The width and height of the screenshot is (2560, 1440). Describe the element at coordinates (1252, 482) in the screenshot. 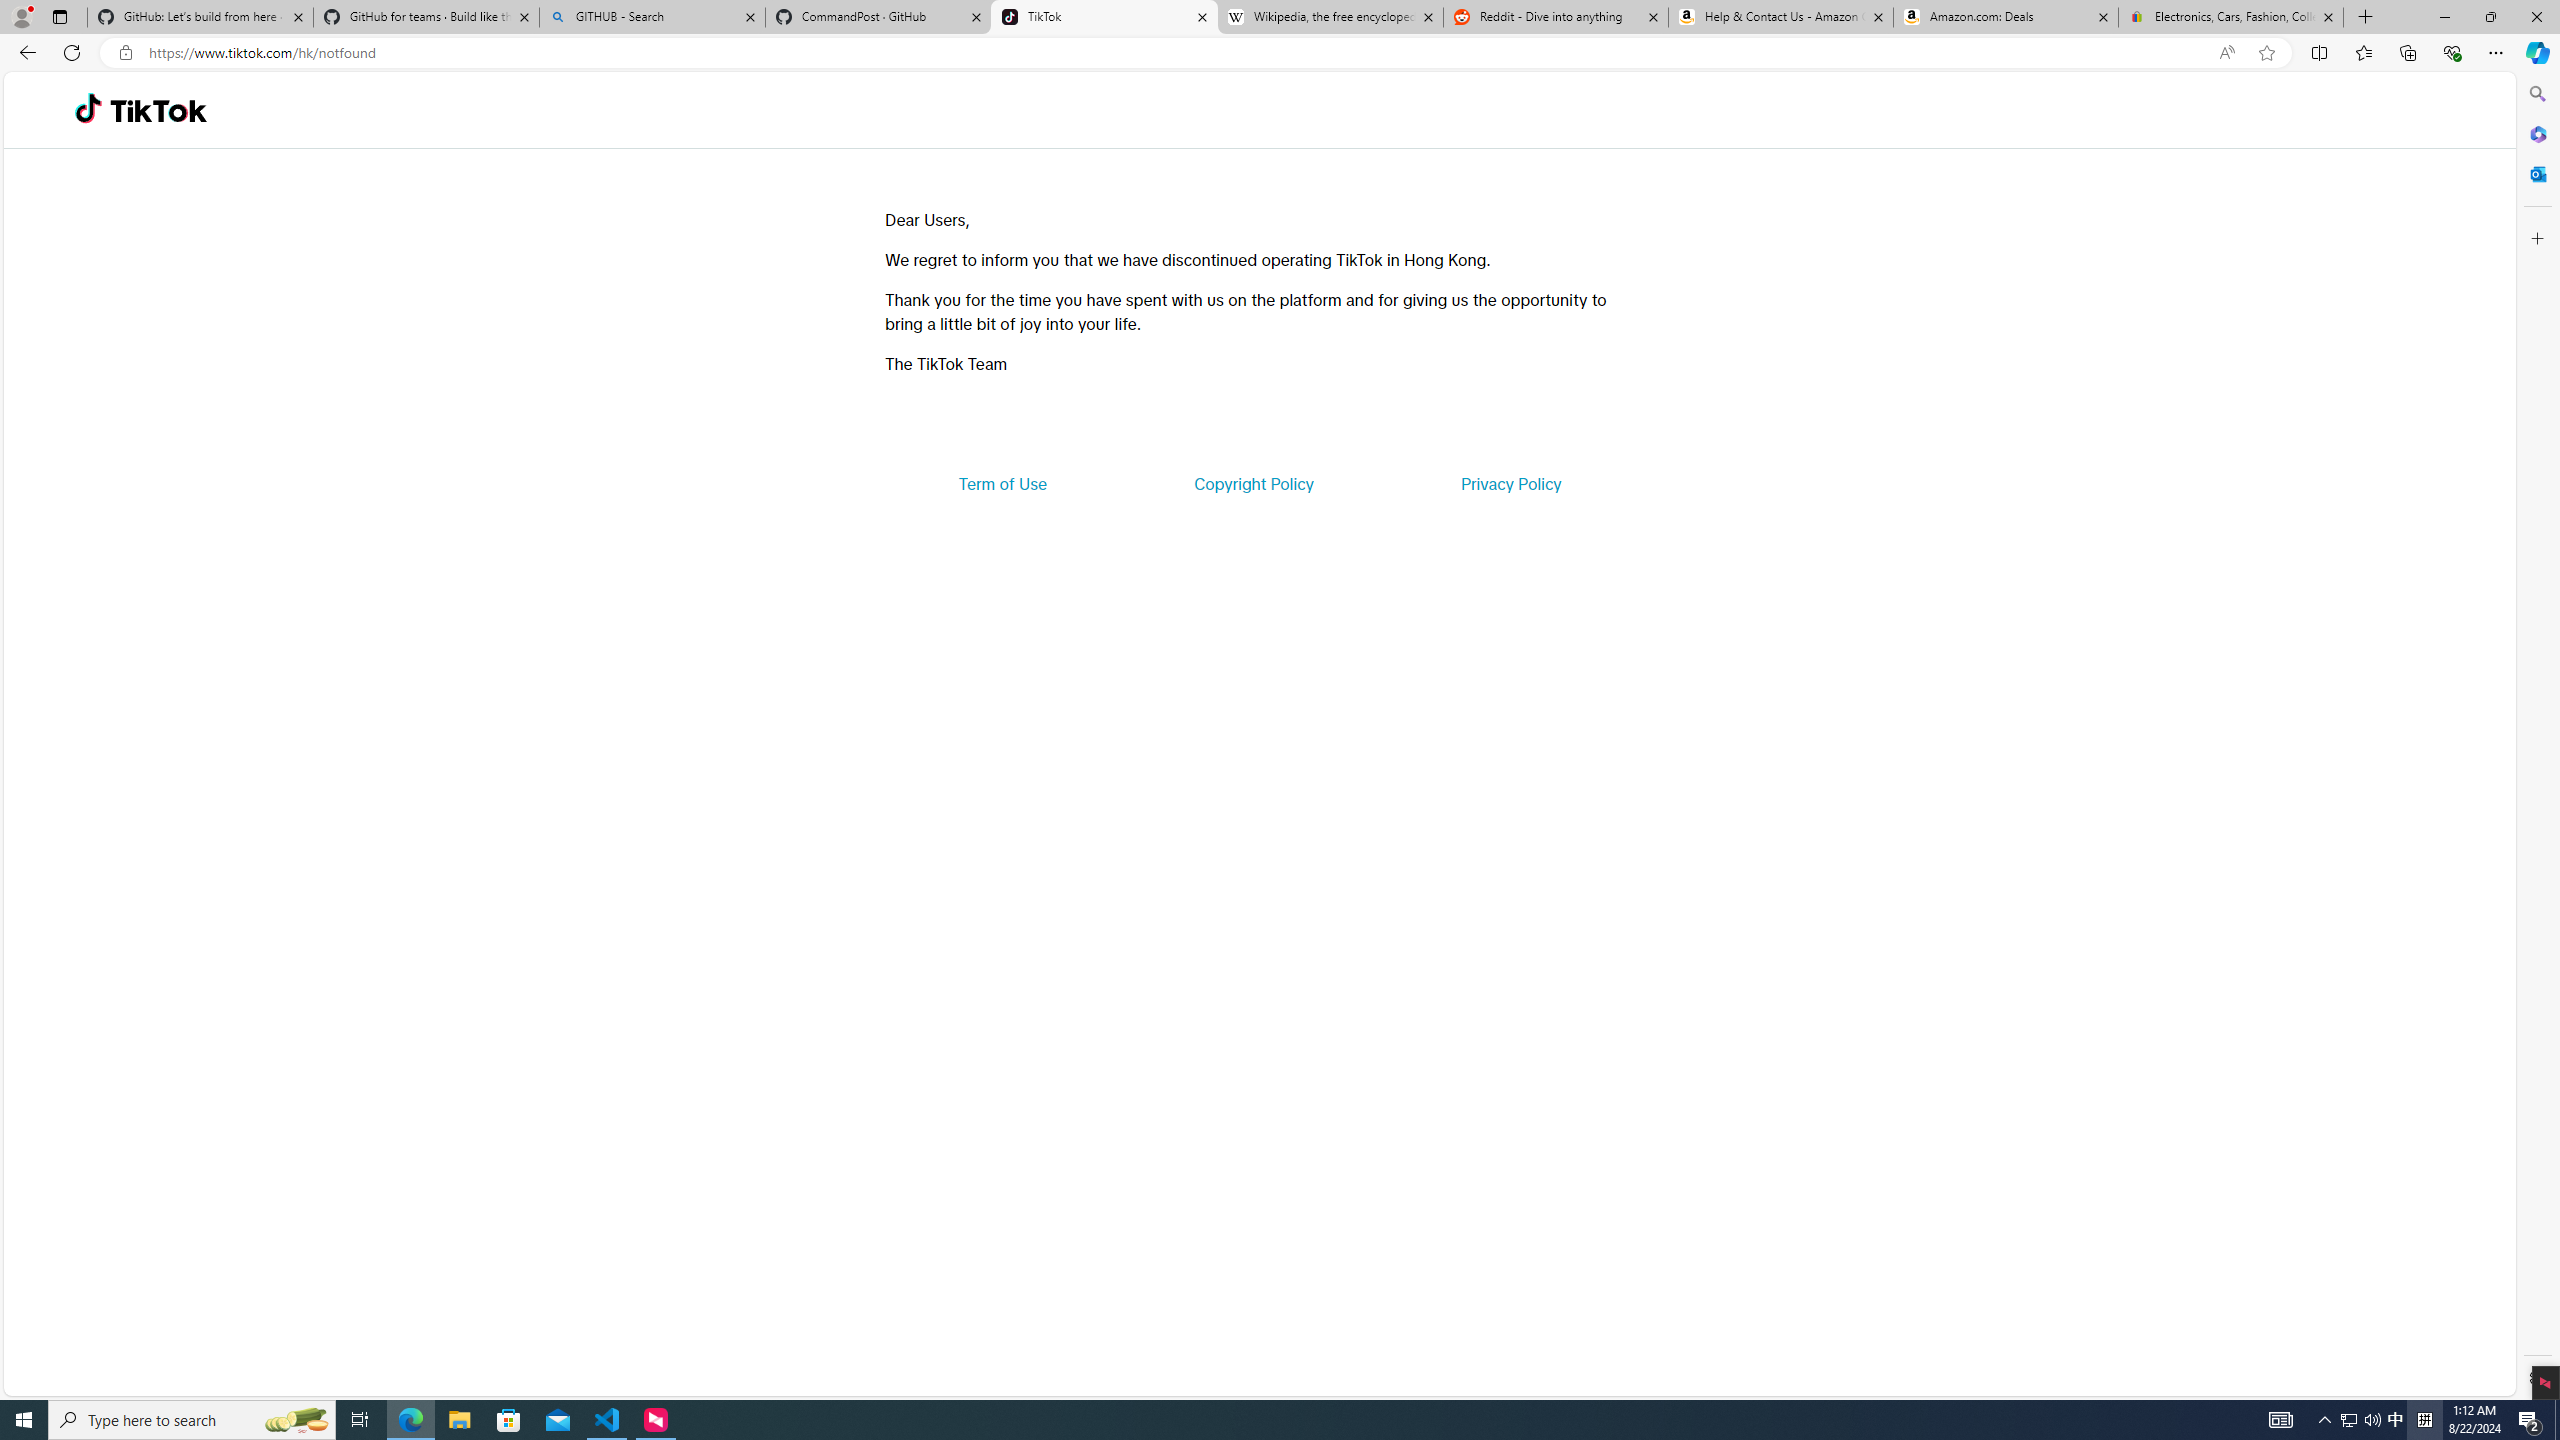

I see `'Copyright Policy'` at that location.